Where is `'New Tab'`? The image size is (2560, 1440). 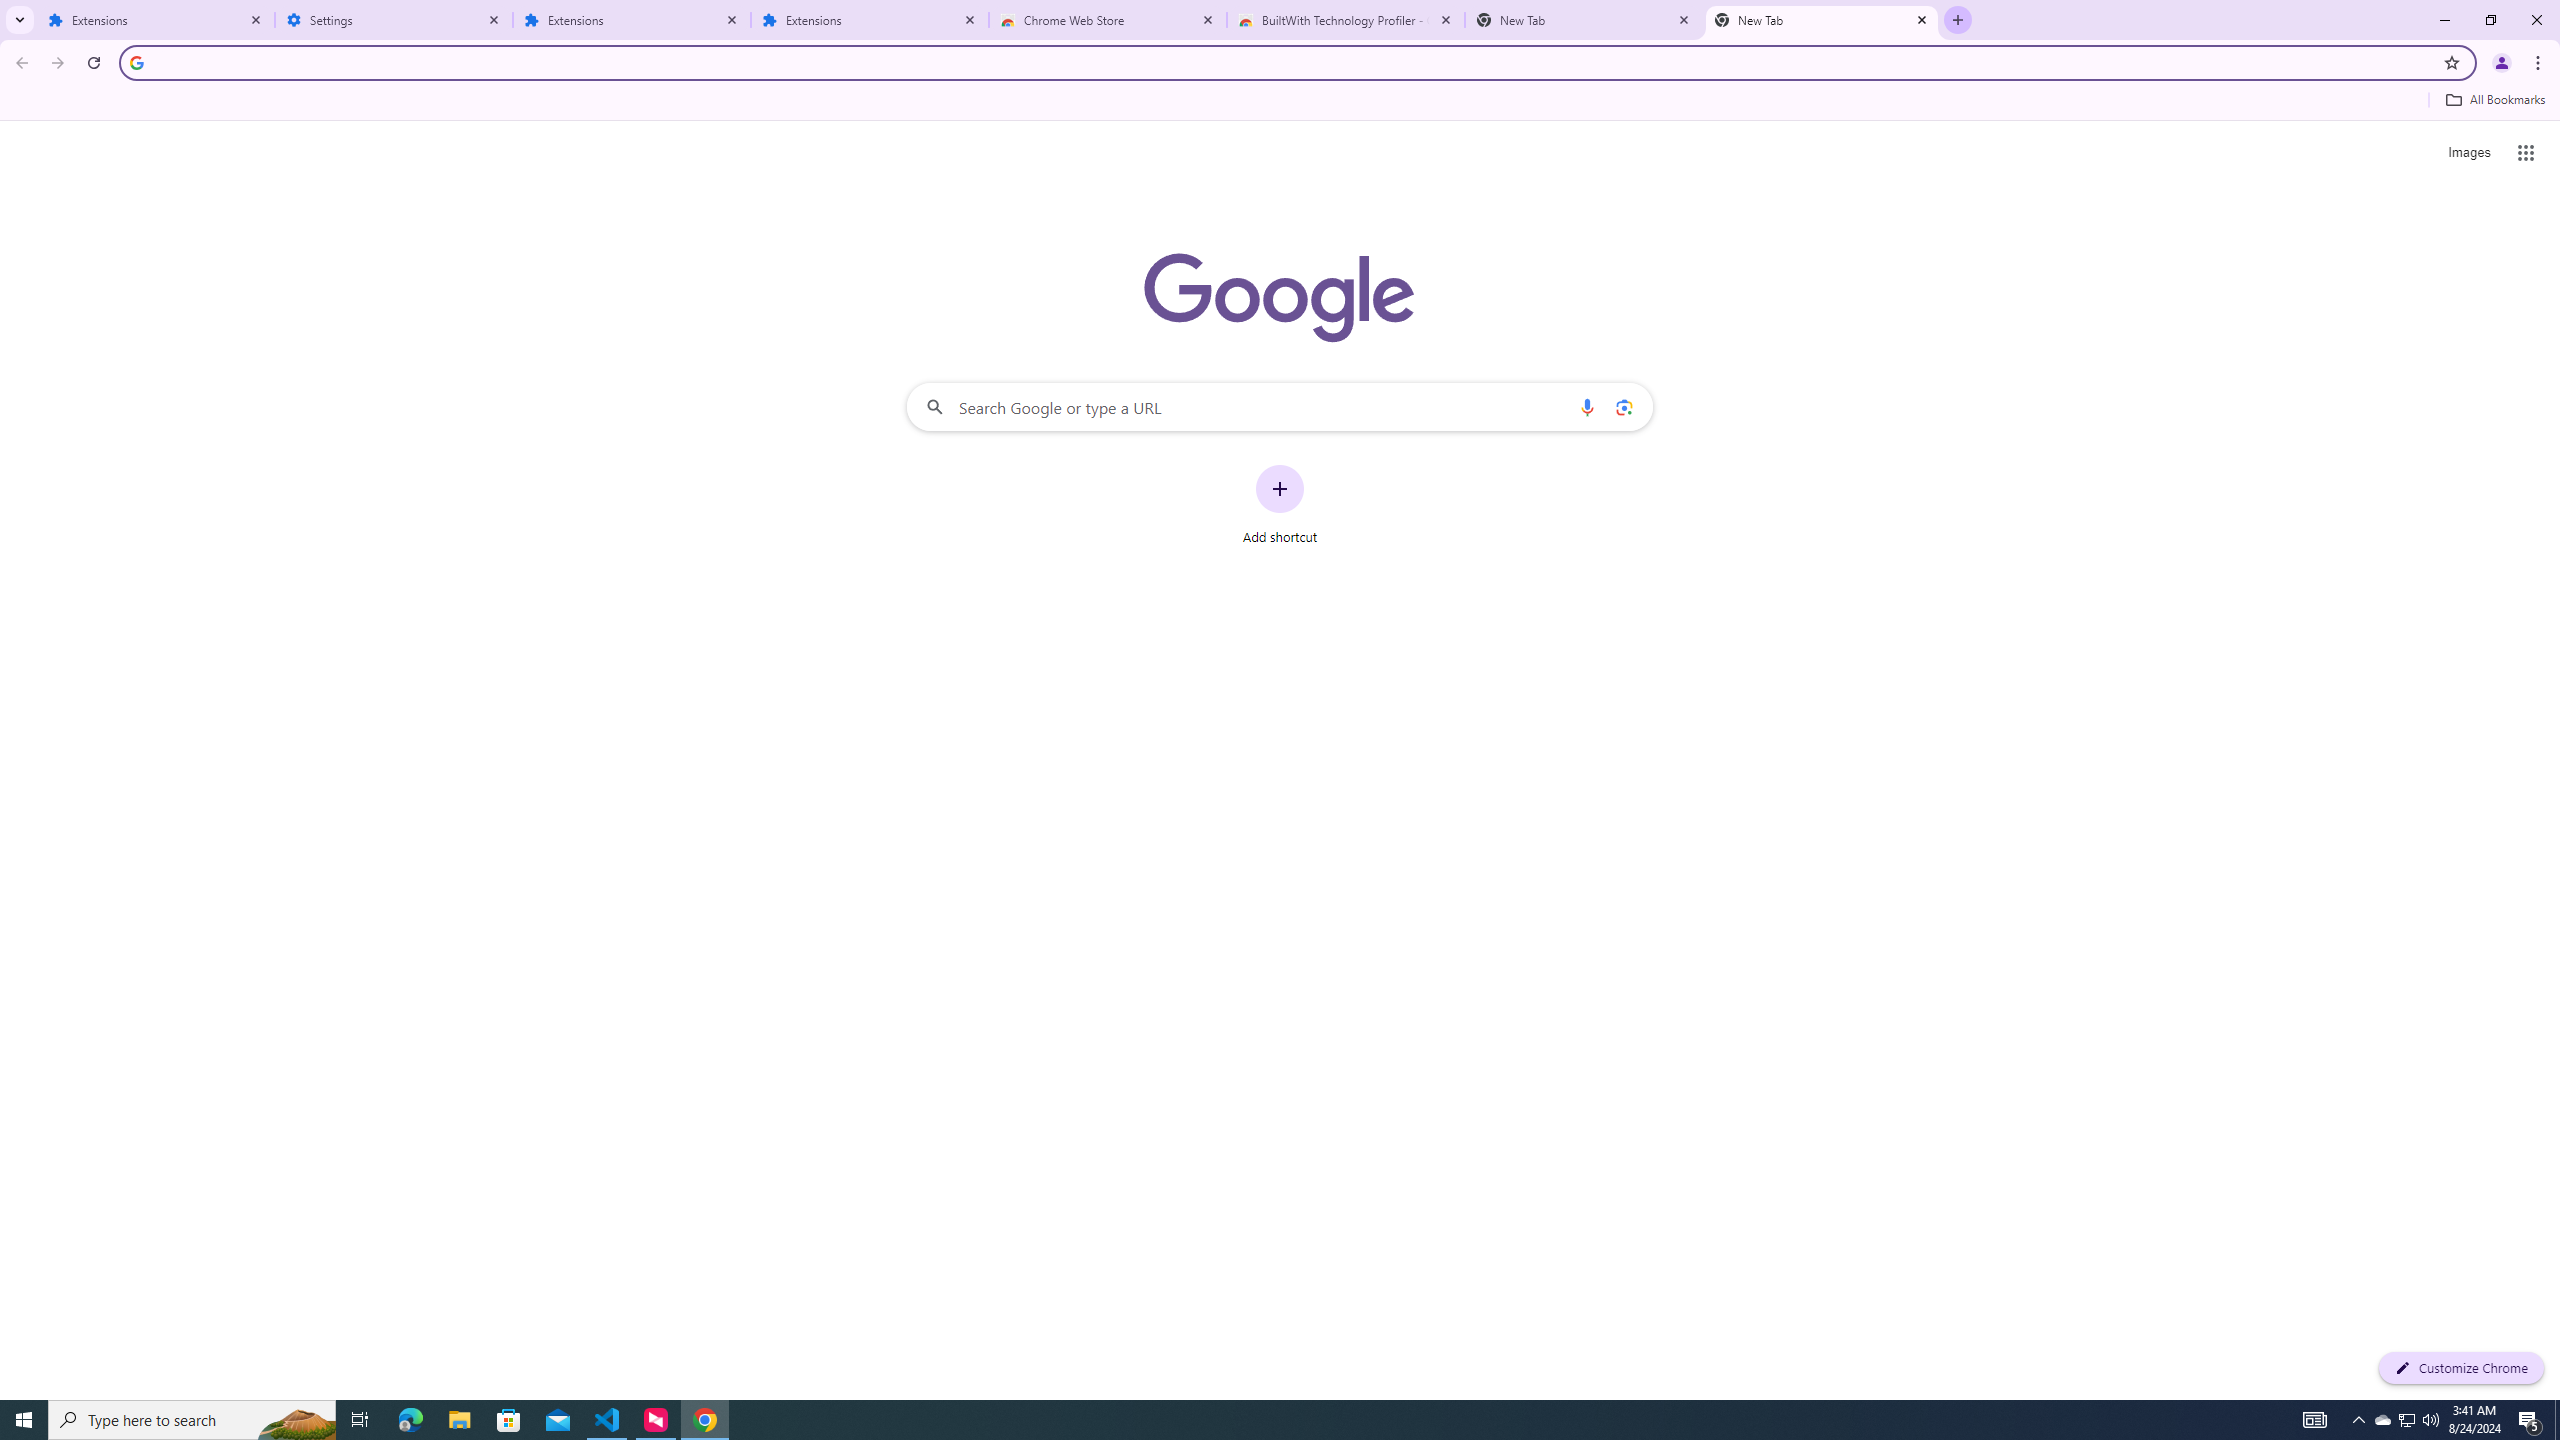
'New Tab' is located at coordinates (1822, 19).